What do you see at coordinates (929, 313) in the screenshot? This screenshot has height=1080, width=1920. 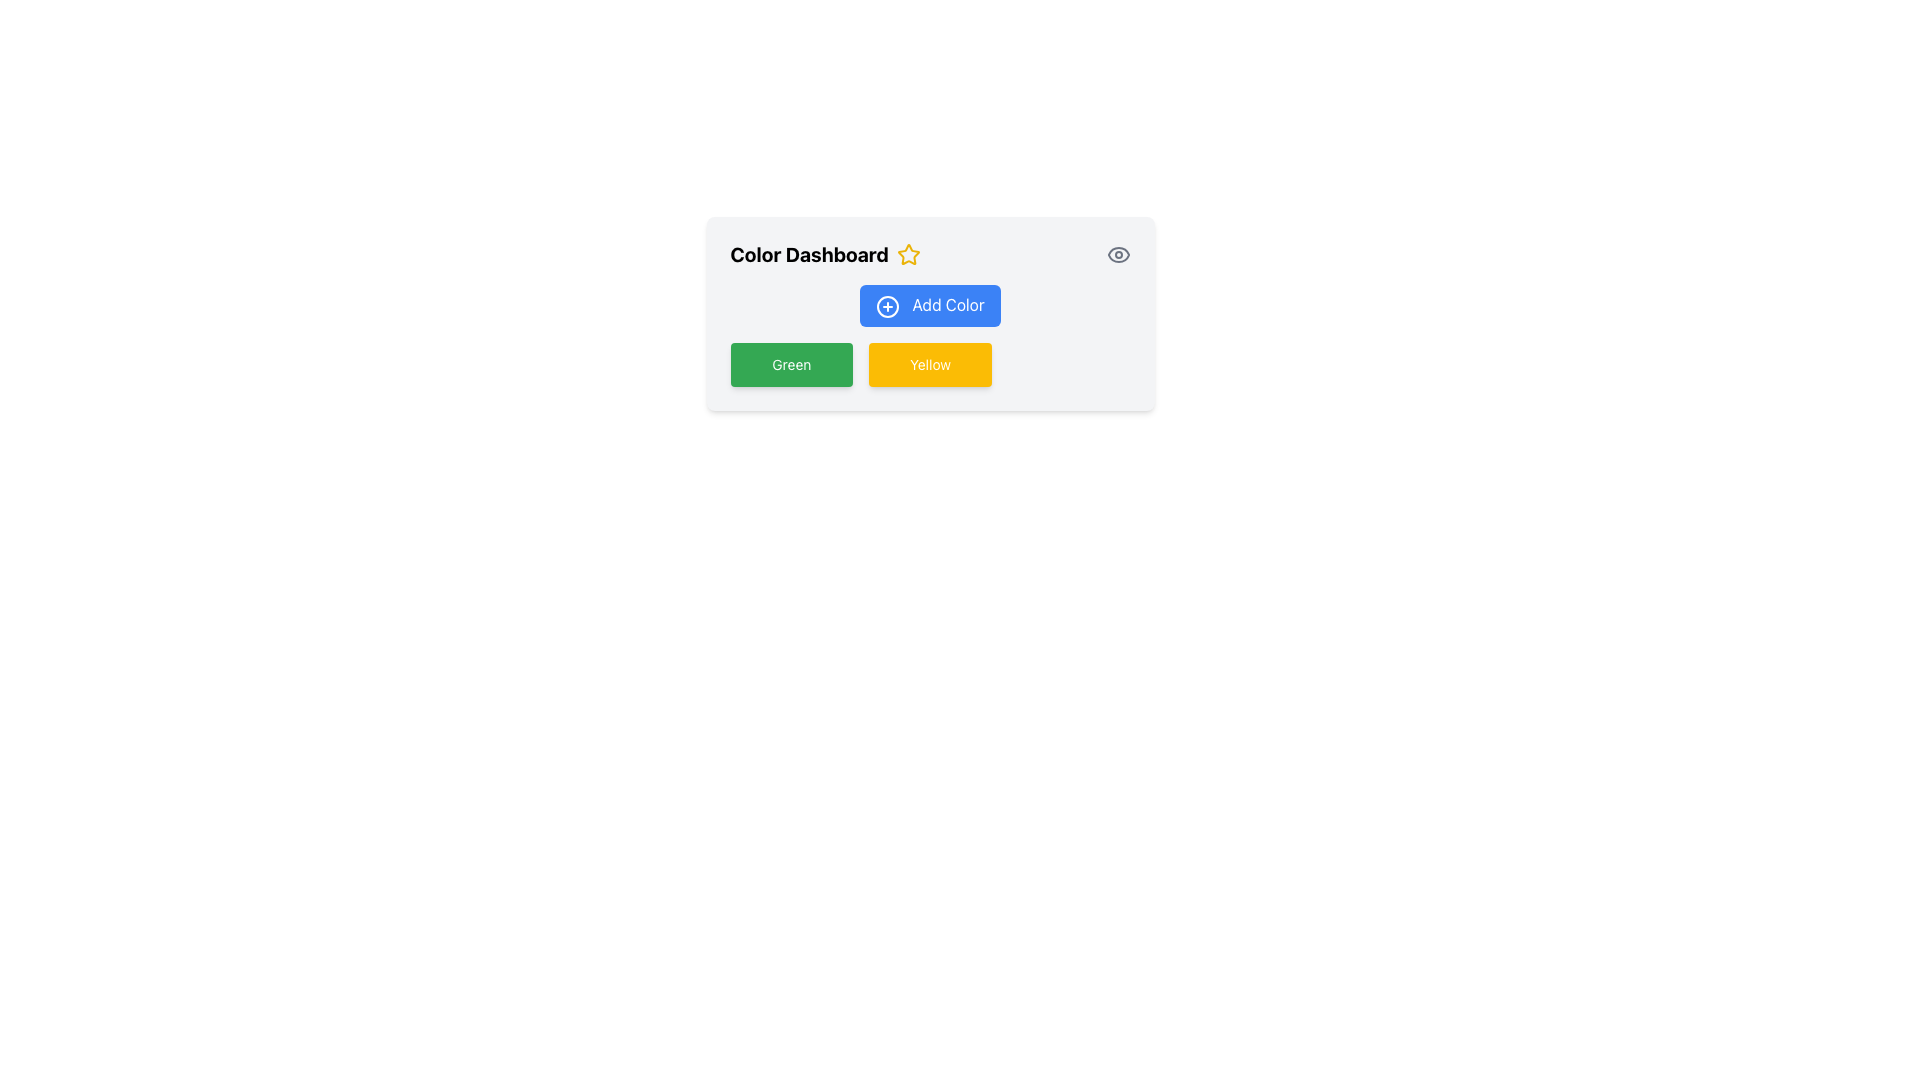 I see `the 'Add Color' button, which is a blue rectangular button with rounded corners and white text` at bounding box center [929, 313].